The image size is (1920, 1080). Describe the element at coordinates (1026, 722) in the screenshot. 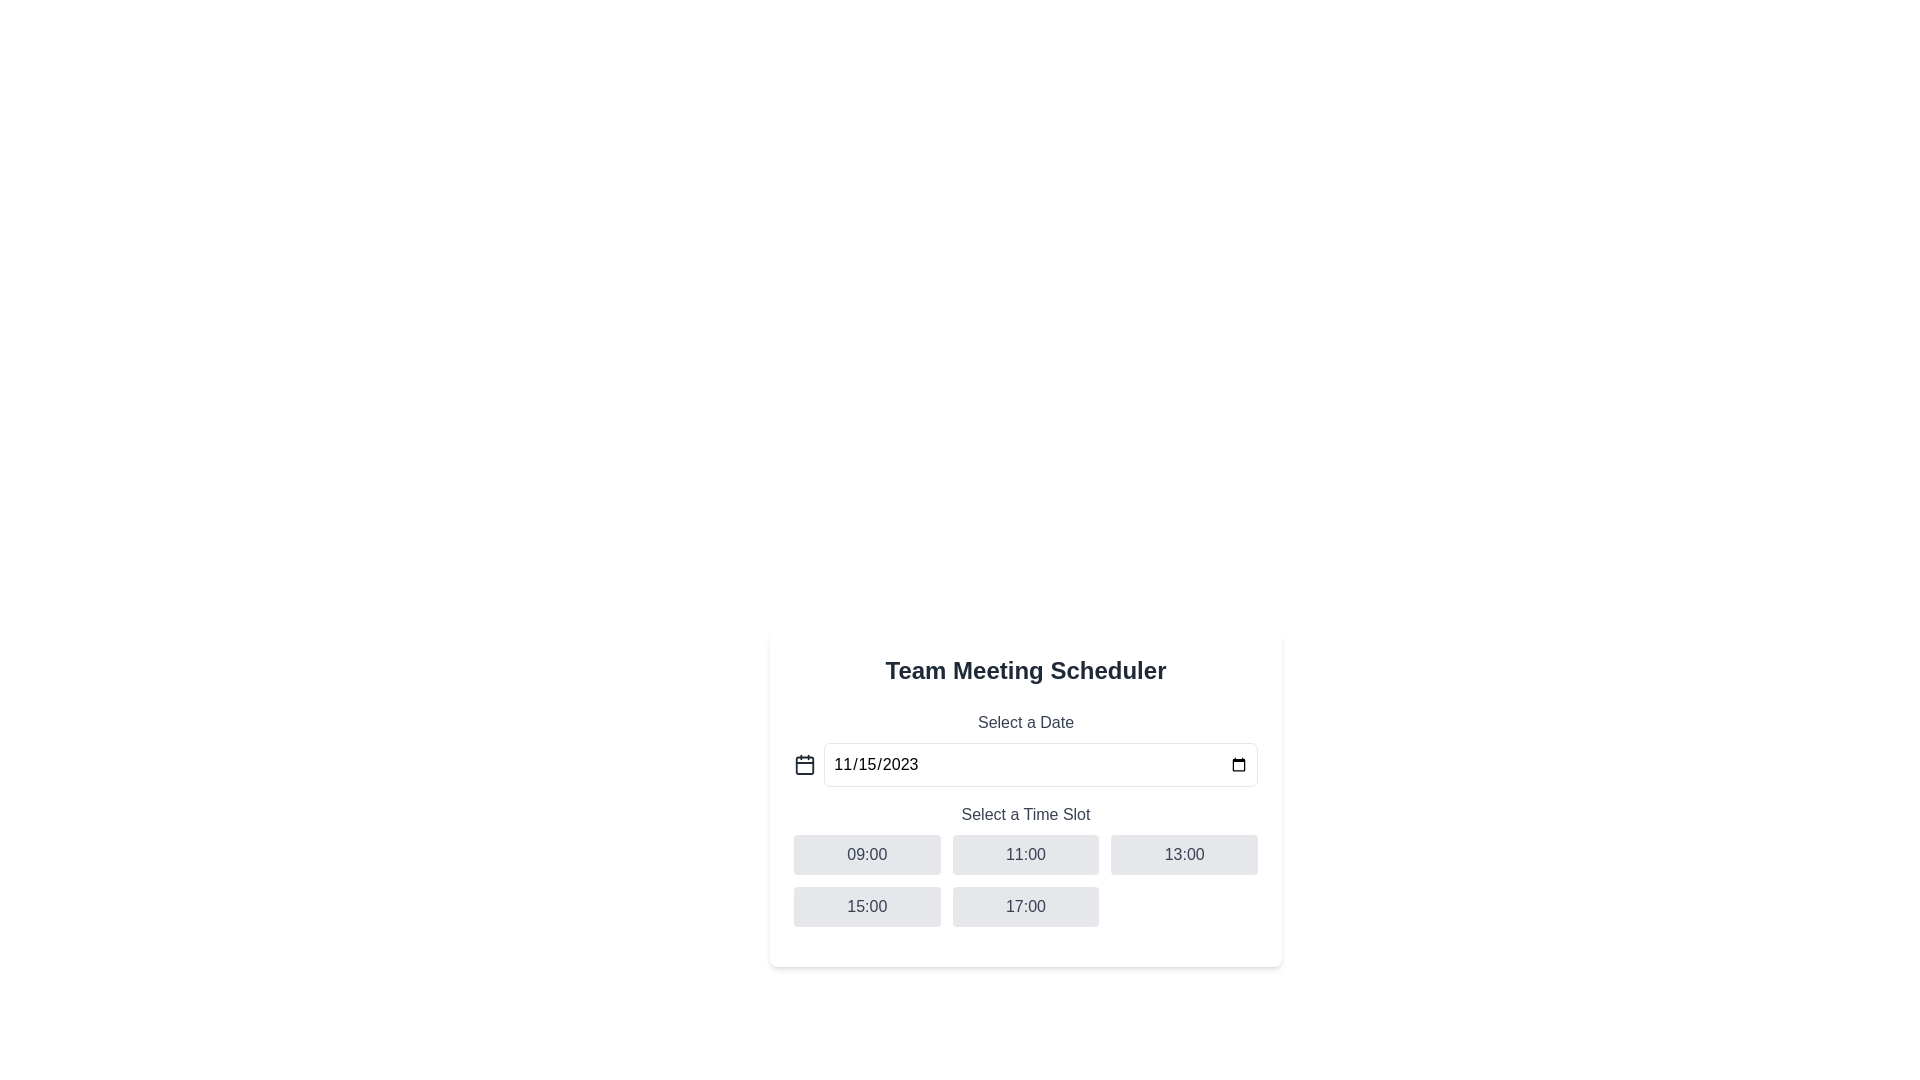

I see `the text label element that says 'Select a Date', which is styled with a medium-weight gray font and is positioned above the date picker input field` at that location.